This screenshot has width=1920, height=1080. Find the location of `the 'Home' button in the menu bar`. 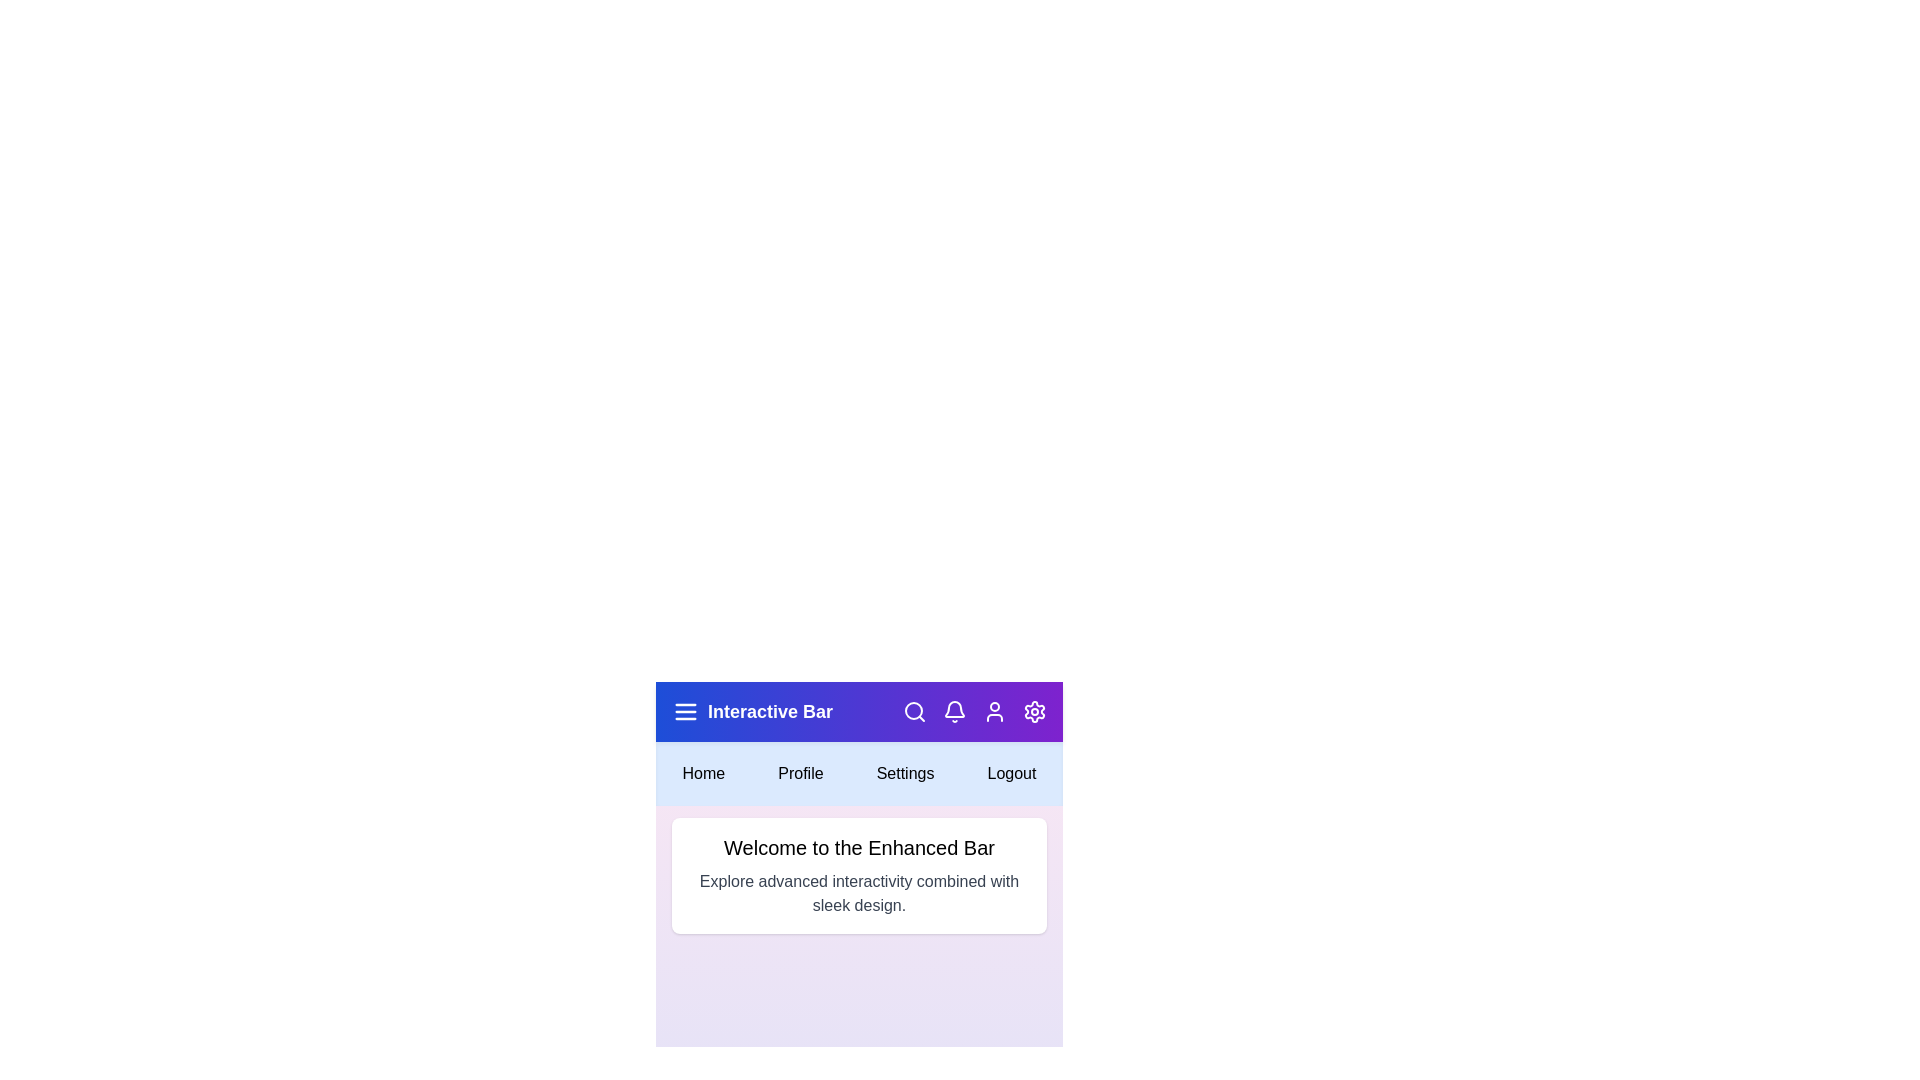

the 'Home' button in the menu bar is located at coordinates (703, 773).